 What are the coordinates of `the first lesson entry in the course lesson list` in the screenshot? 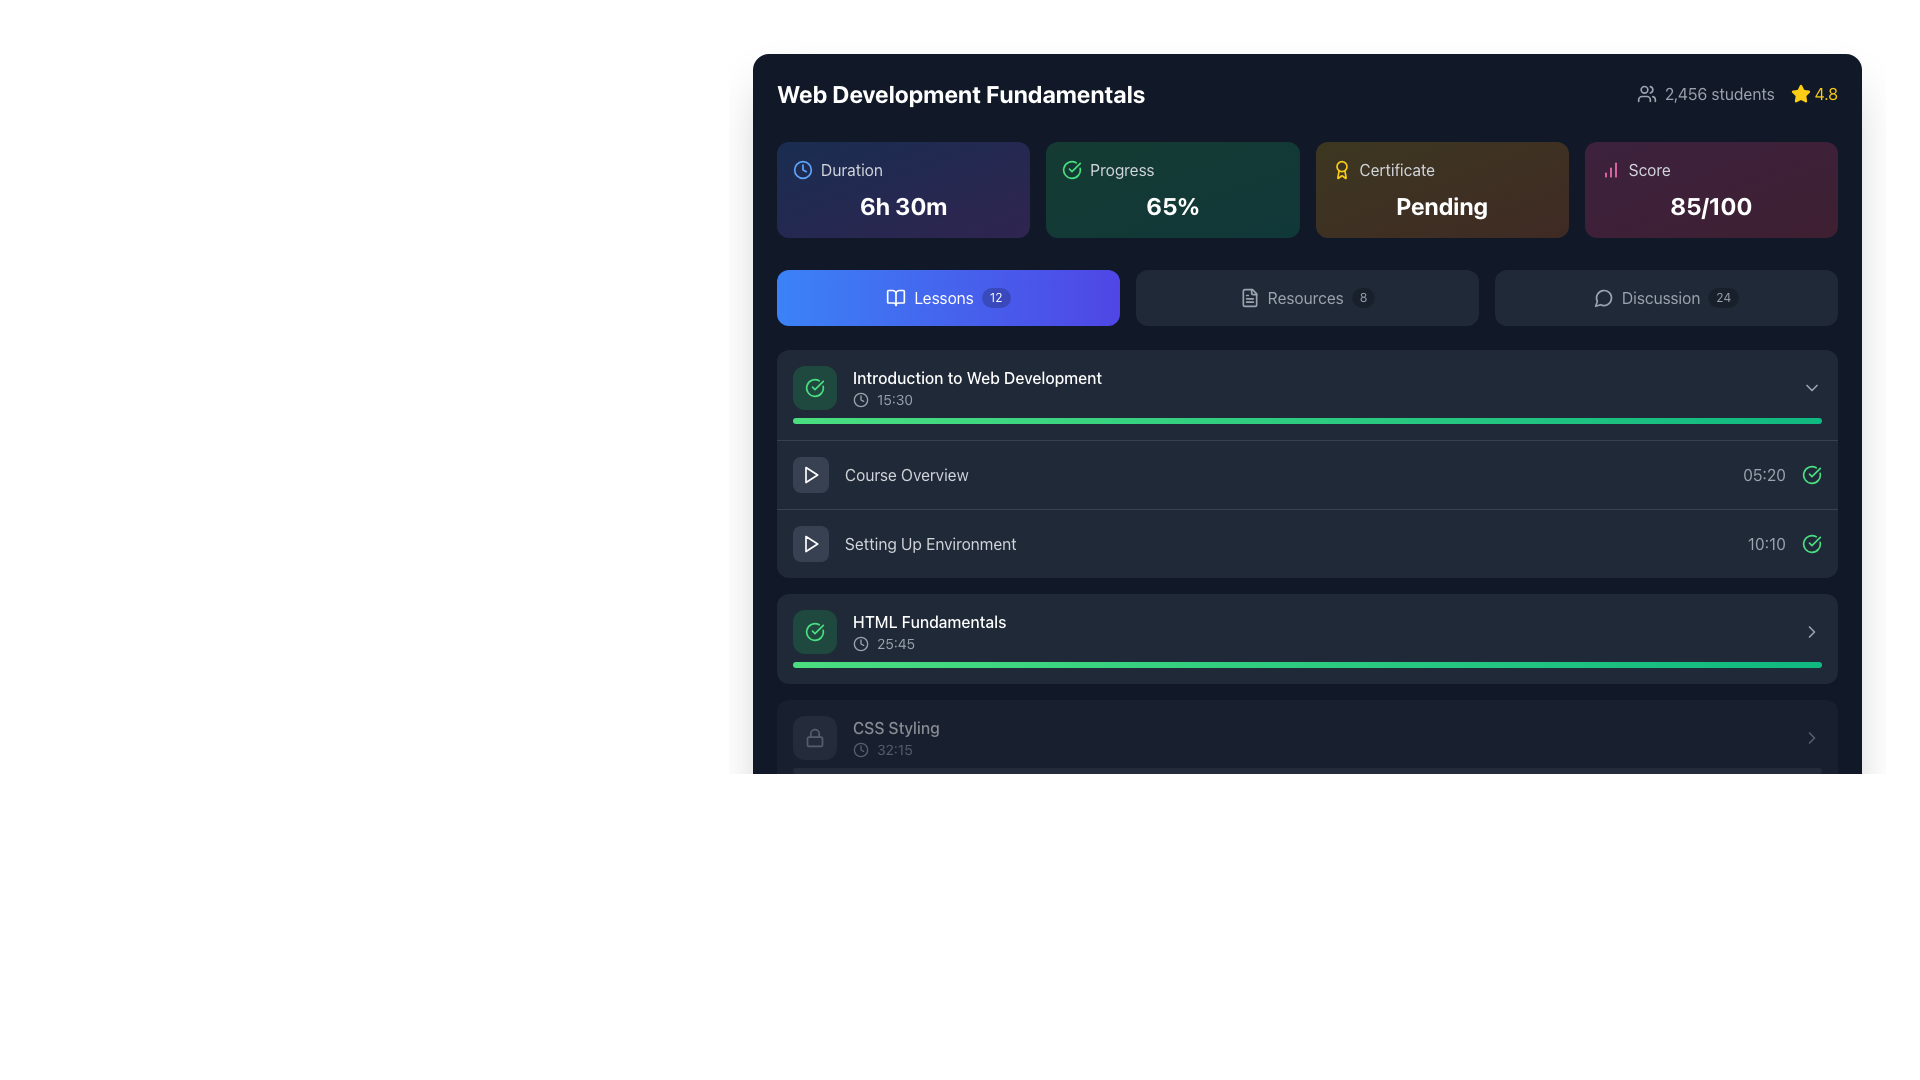 It's located at (945, 388).